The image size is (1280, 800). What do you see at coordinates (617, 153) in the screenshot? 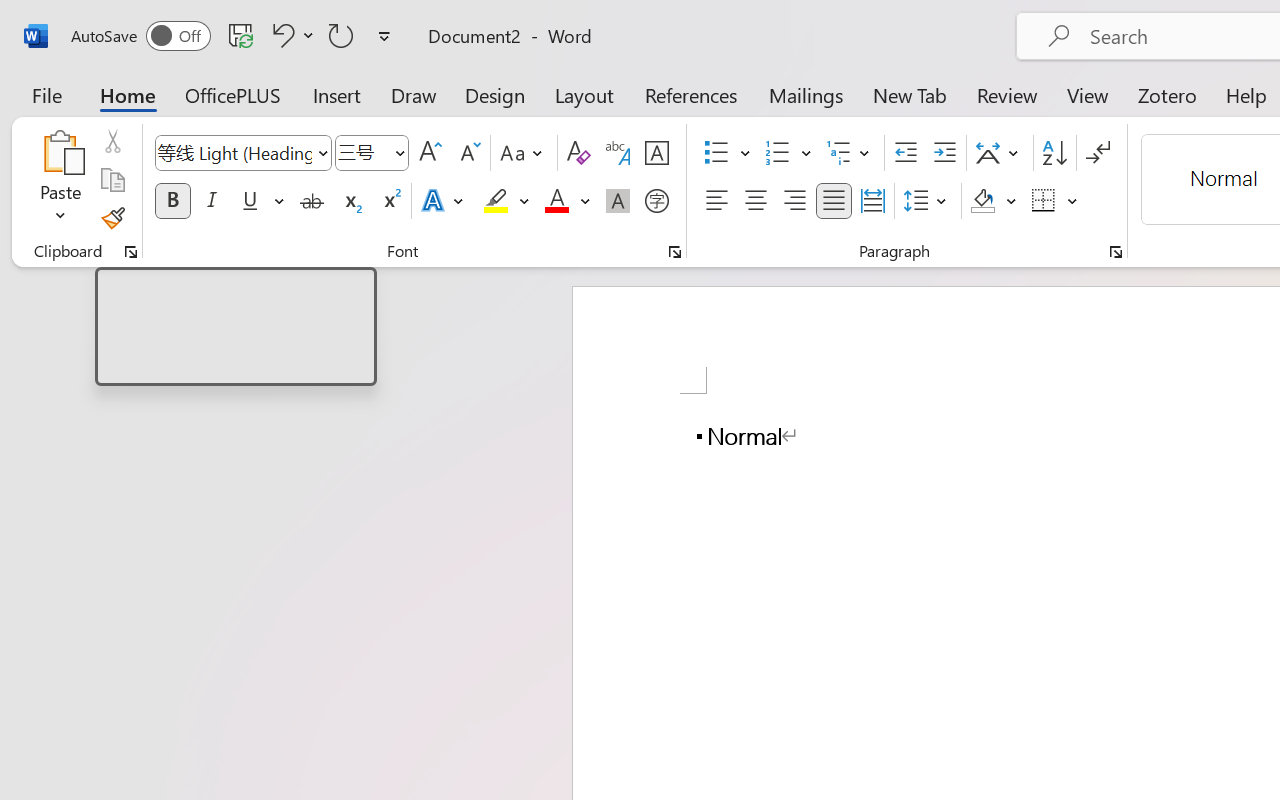
I see `'Phonetic Guide...'` at bounding box center [617, 153].